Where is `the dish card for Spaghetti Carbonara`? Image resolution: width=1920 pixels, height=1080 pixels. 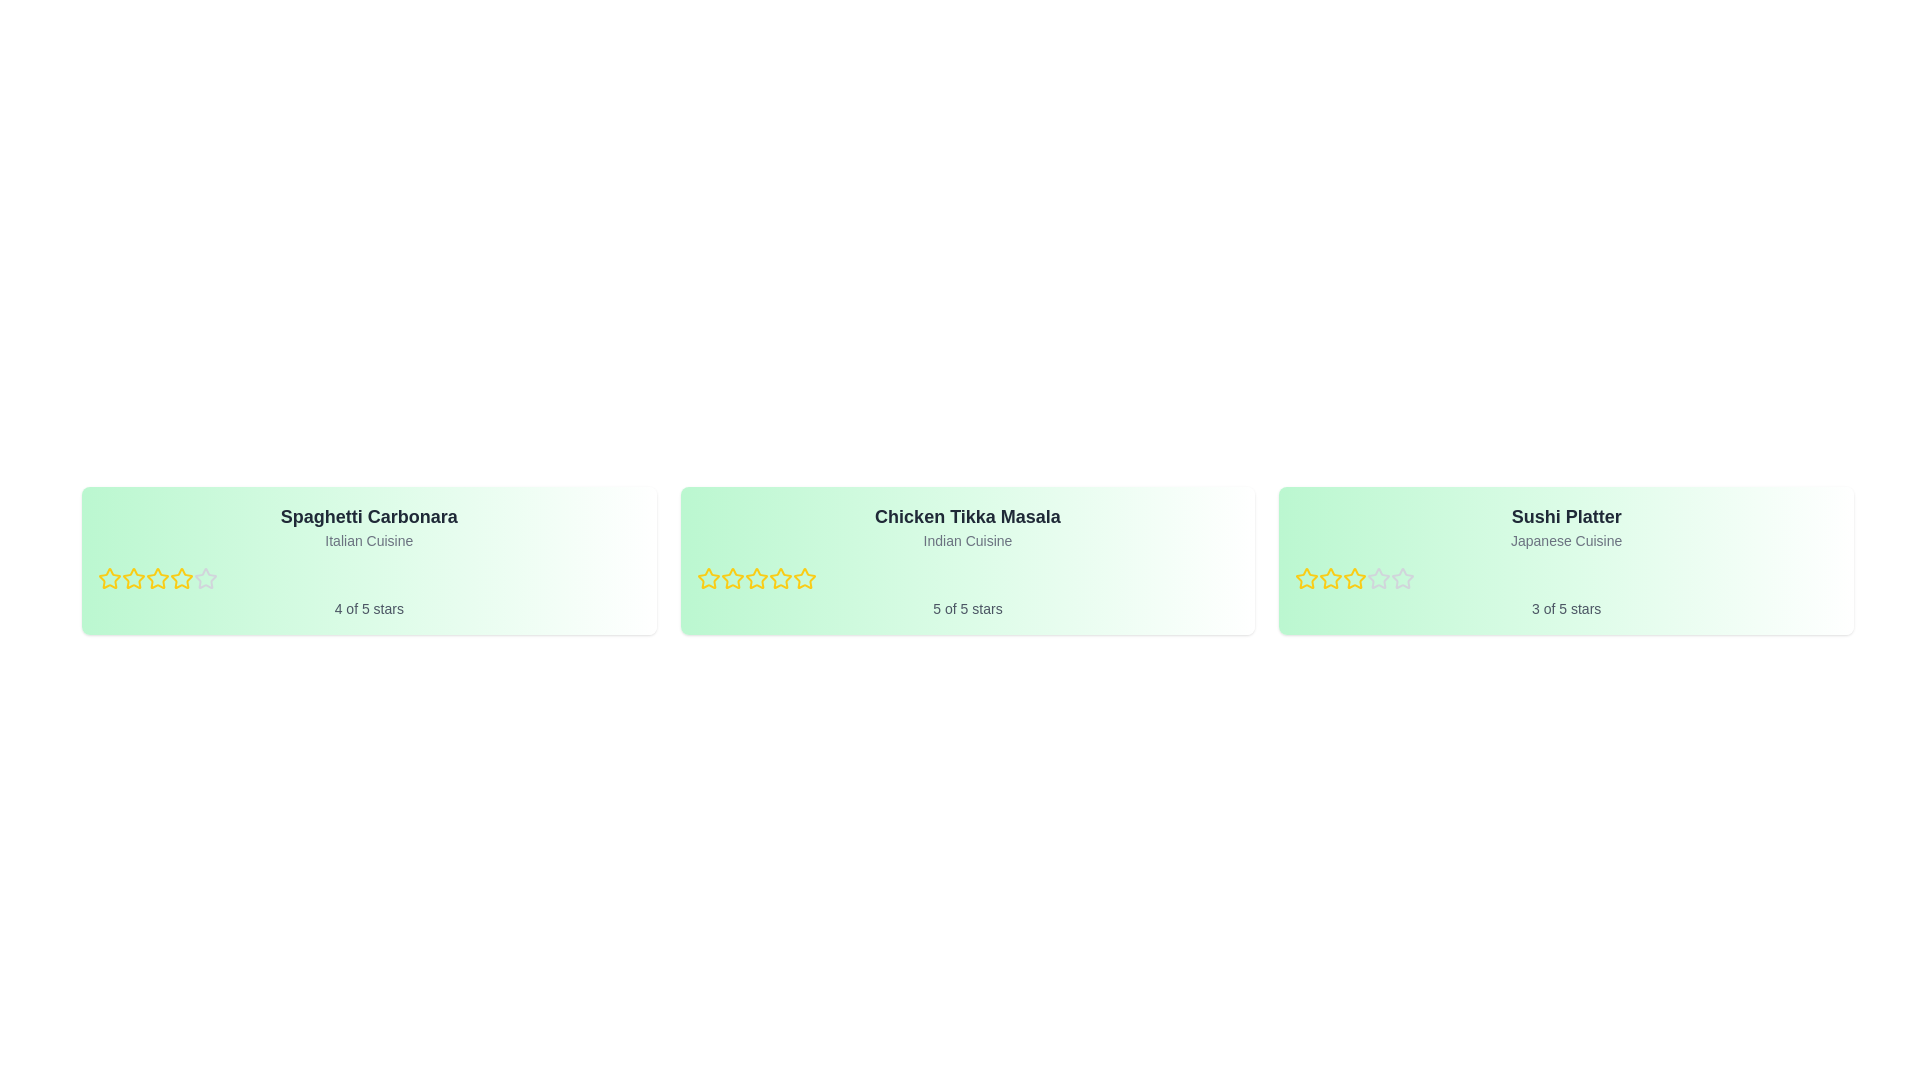
the dish card for Spaghetti Carbonara is located at coordinates (369, 560).